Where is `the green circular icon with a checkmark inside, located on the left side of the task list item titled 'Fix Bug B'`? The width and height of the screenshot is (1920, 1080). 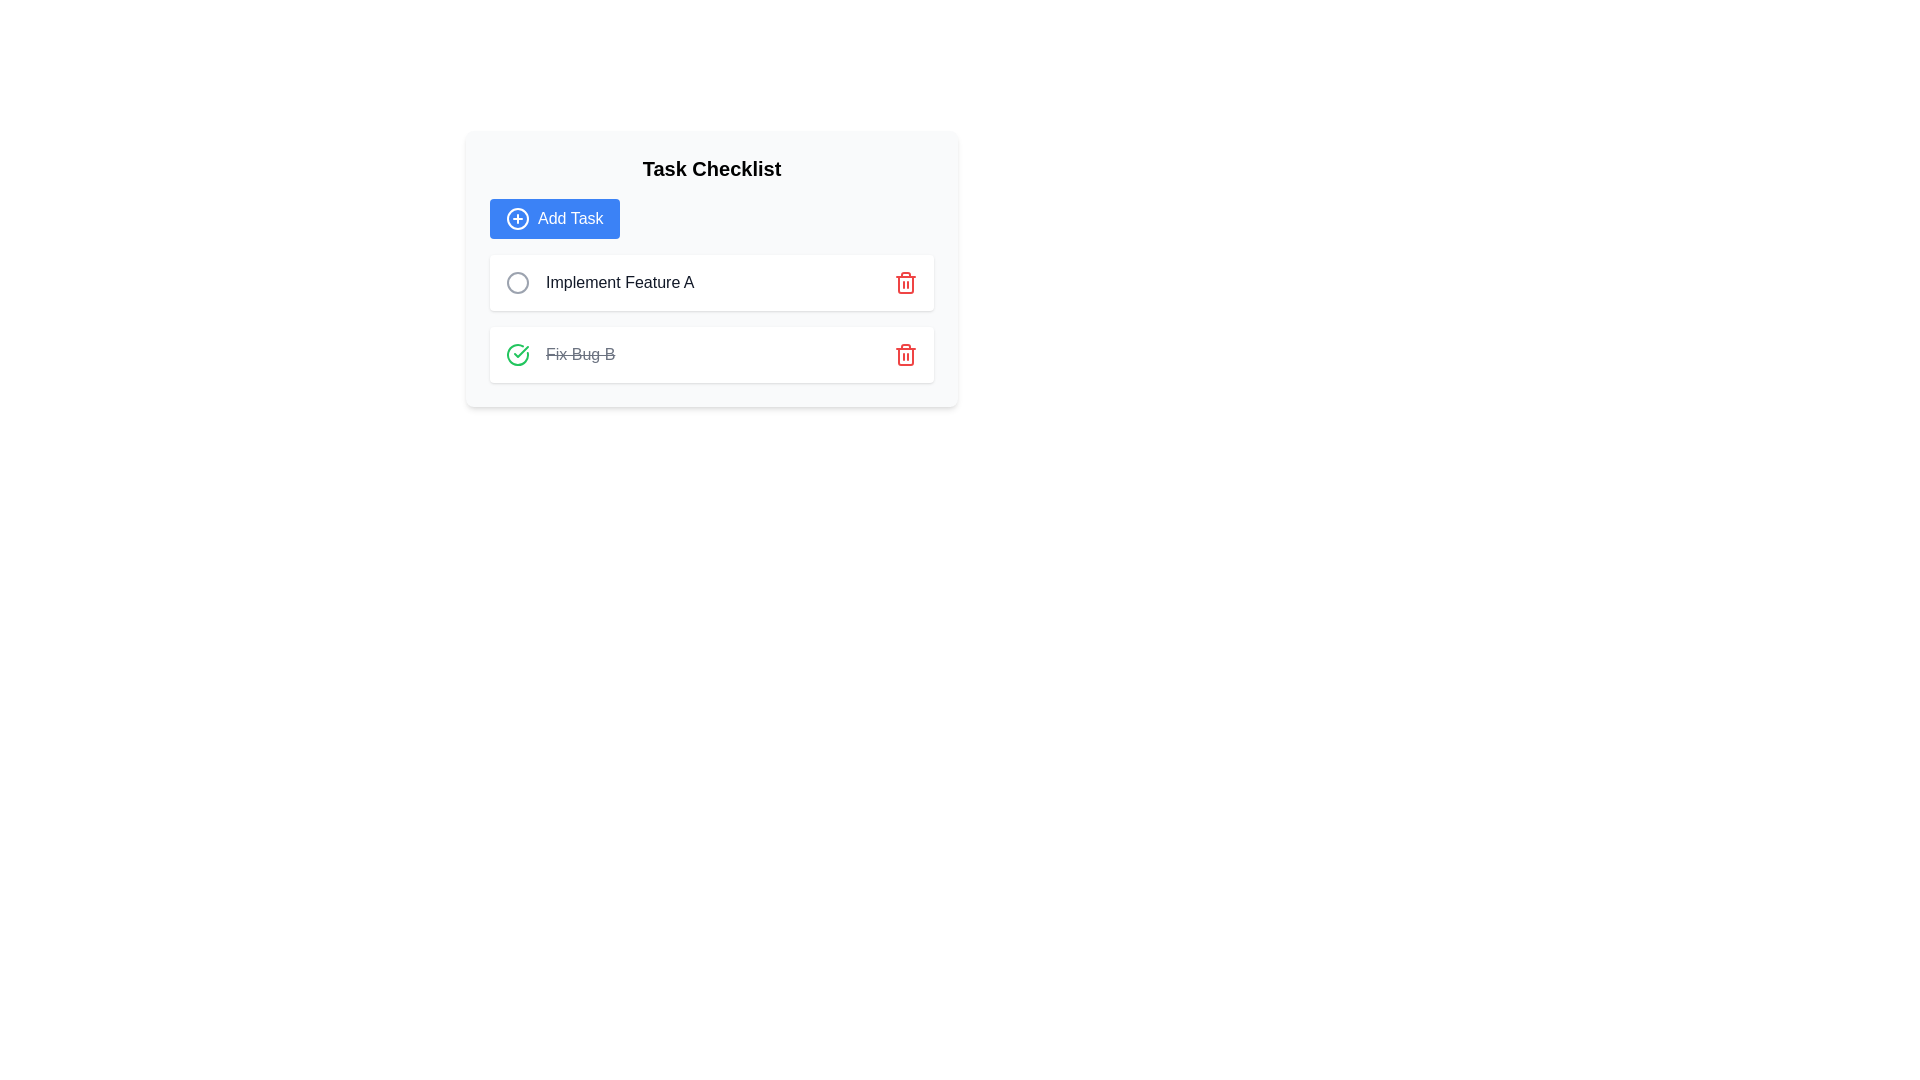 the green circular icon with a checkmark inside, located on the left side of the task list item titled 'Fix Bug B' is located at coordinates (518, 353).